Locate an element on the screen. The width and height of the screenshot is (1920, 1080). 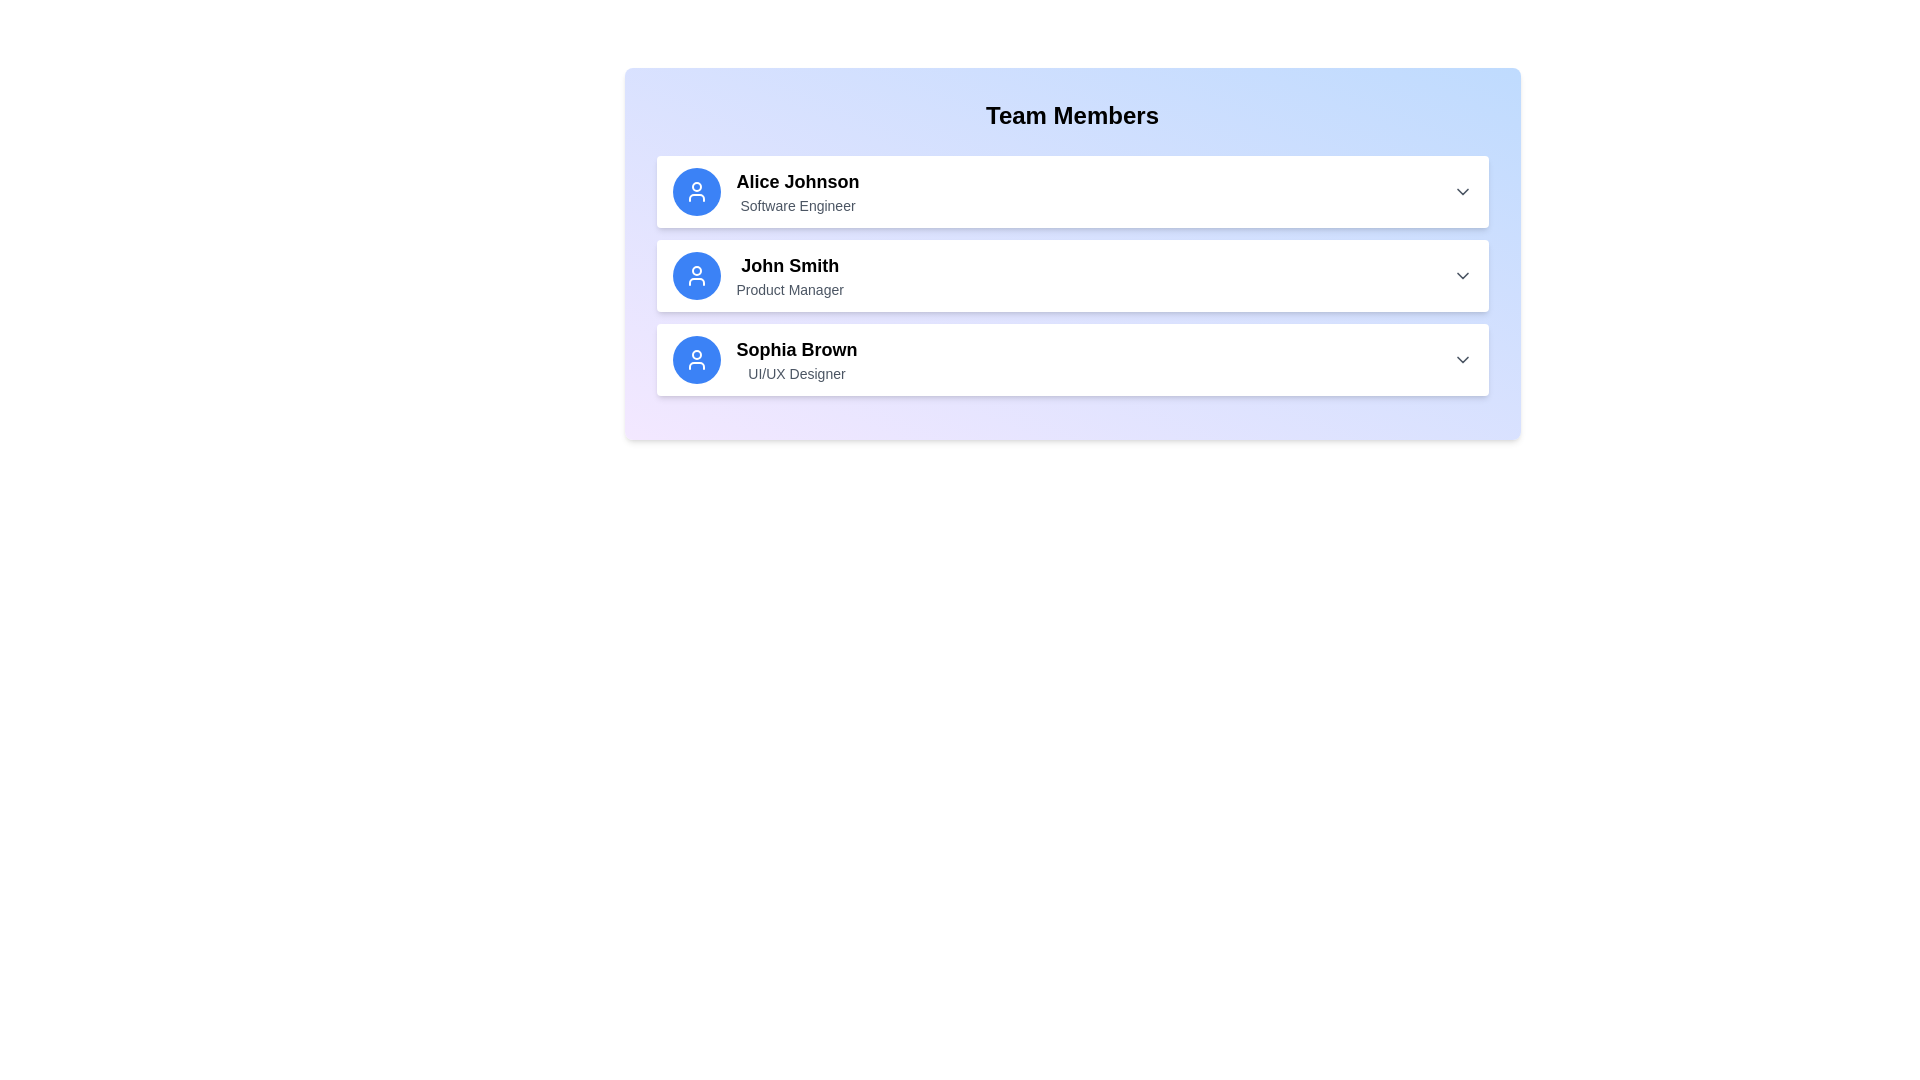
the Decorative Icon, which is a circular person symbol with a head and shoulders inside a blue circular background, located to the left of the name 'Alice Johnson' in the 'Team Members' section is located at coordinates (696, 192).